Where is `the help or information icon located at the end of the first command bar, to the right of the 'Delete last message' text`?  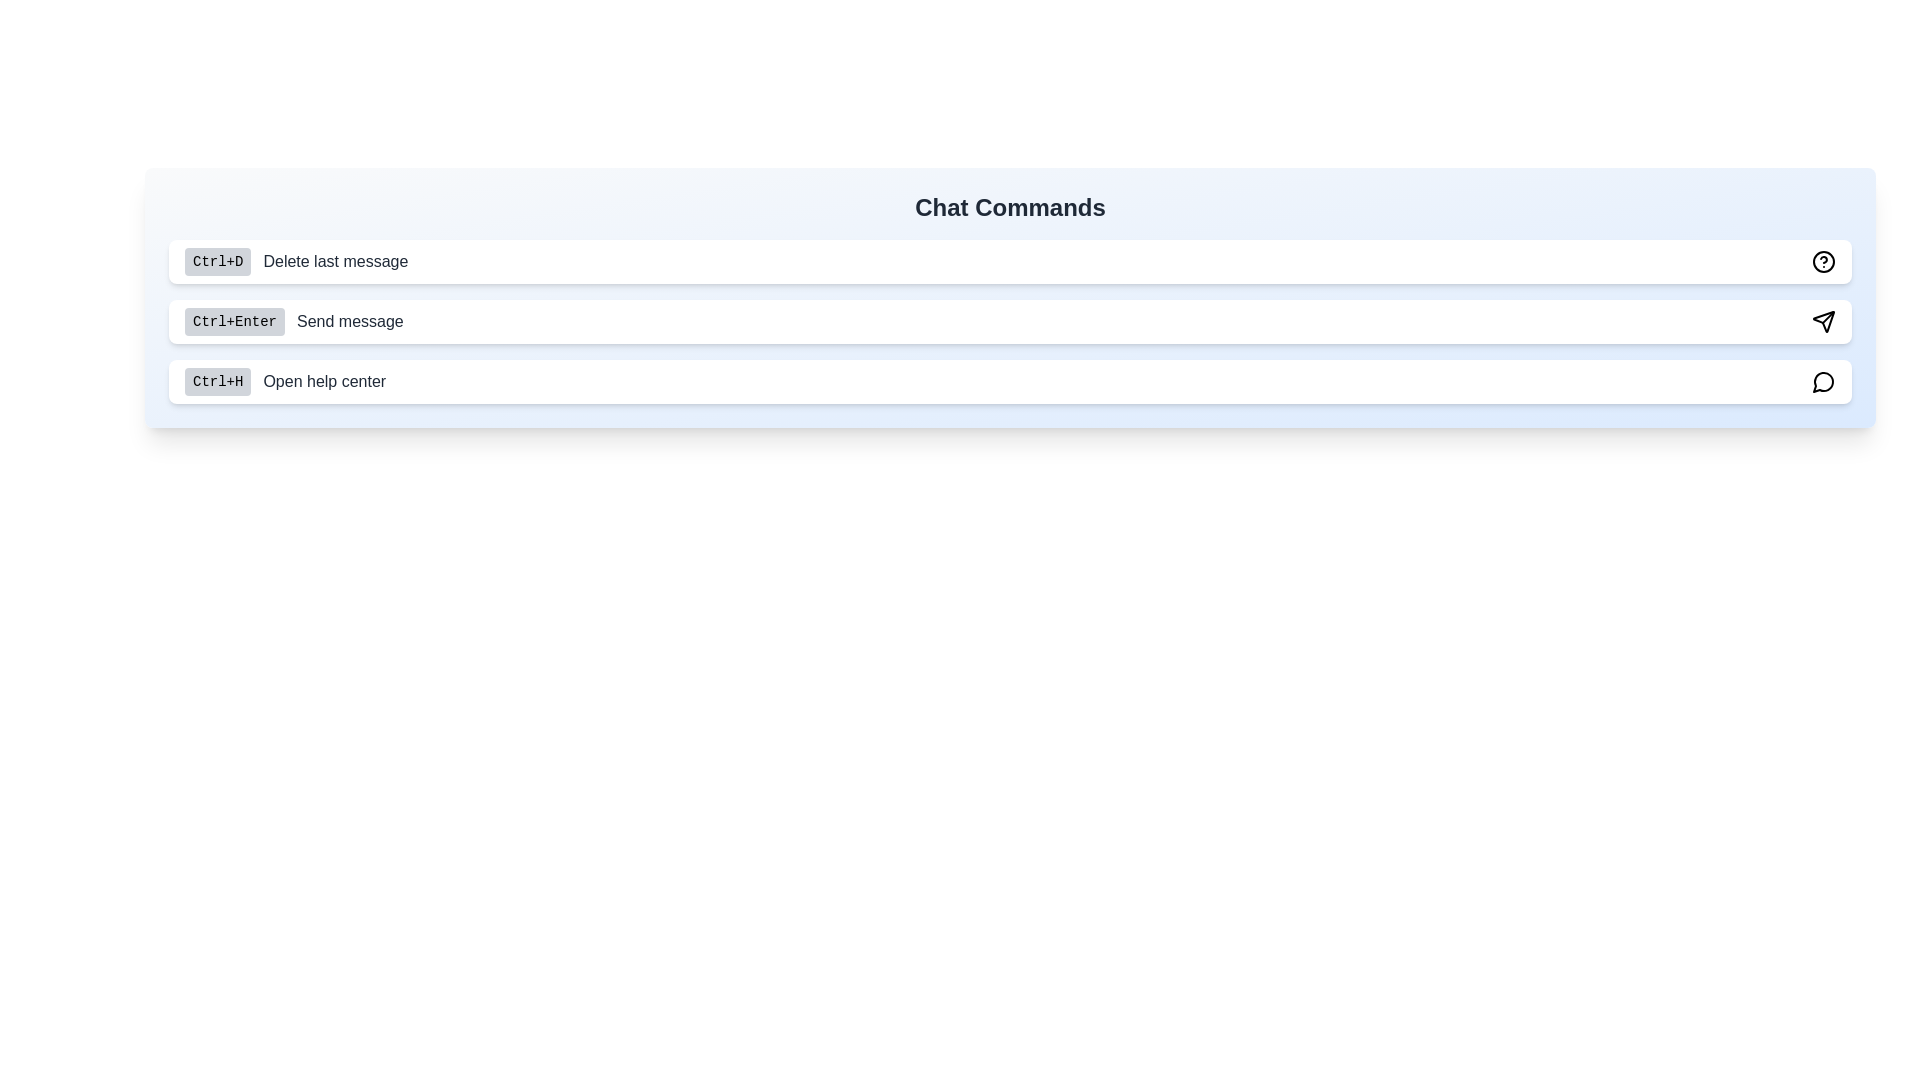 the help or information icon located at the end of the first command bar, to the right of the 'Delete last message' text is located at coordinates (1824, 261).